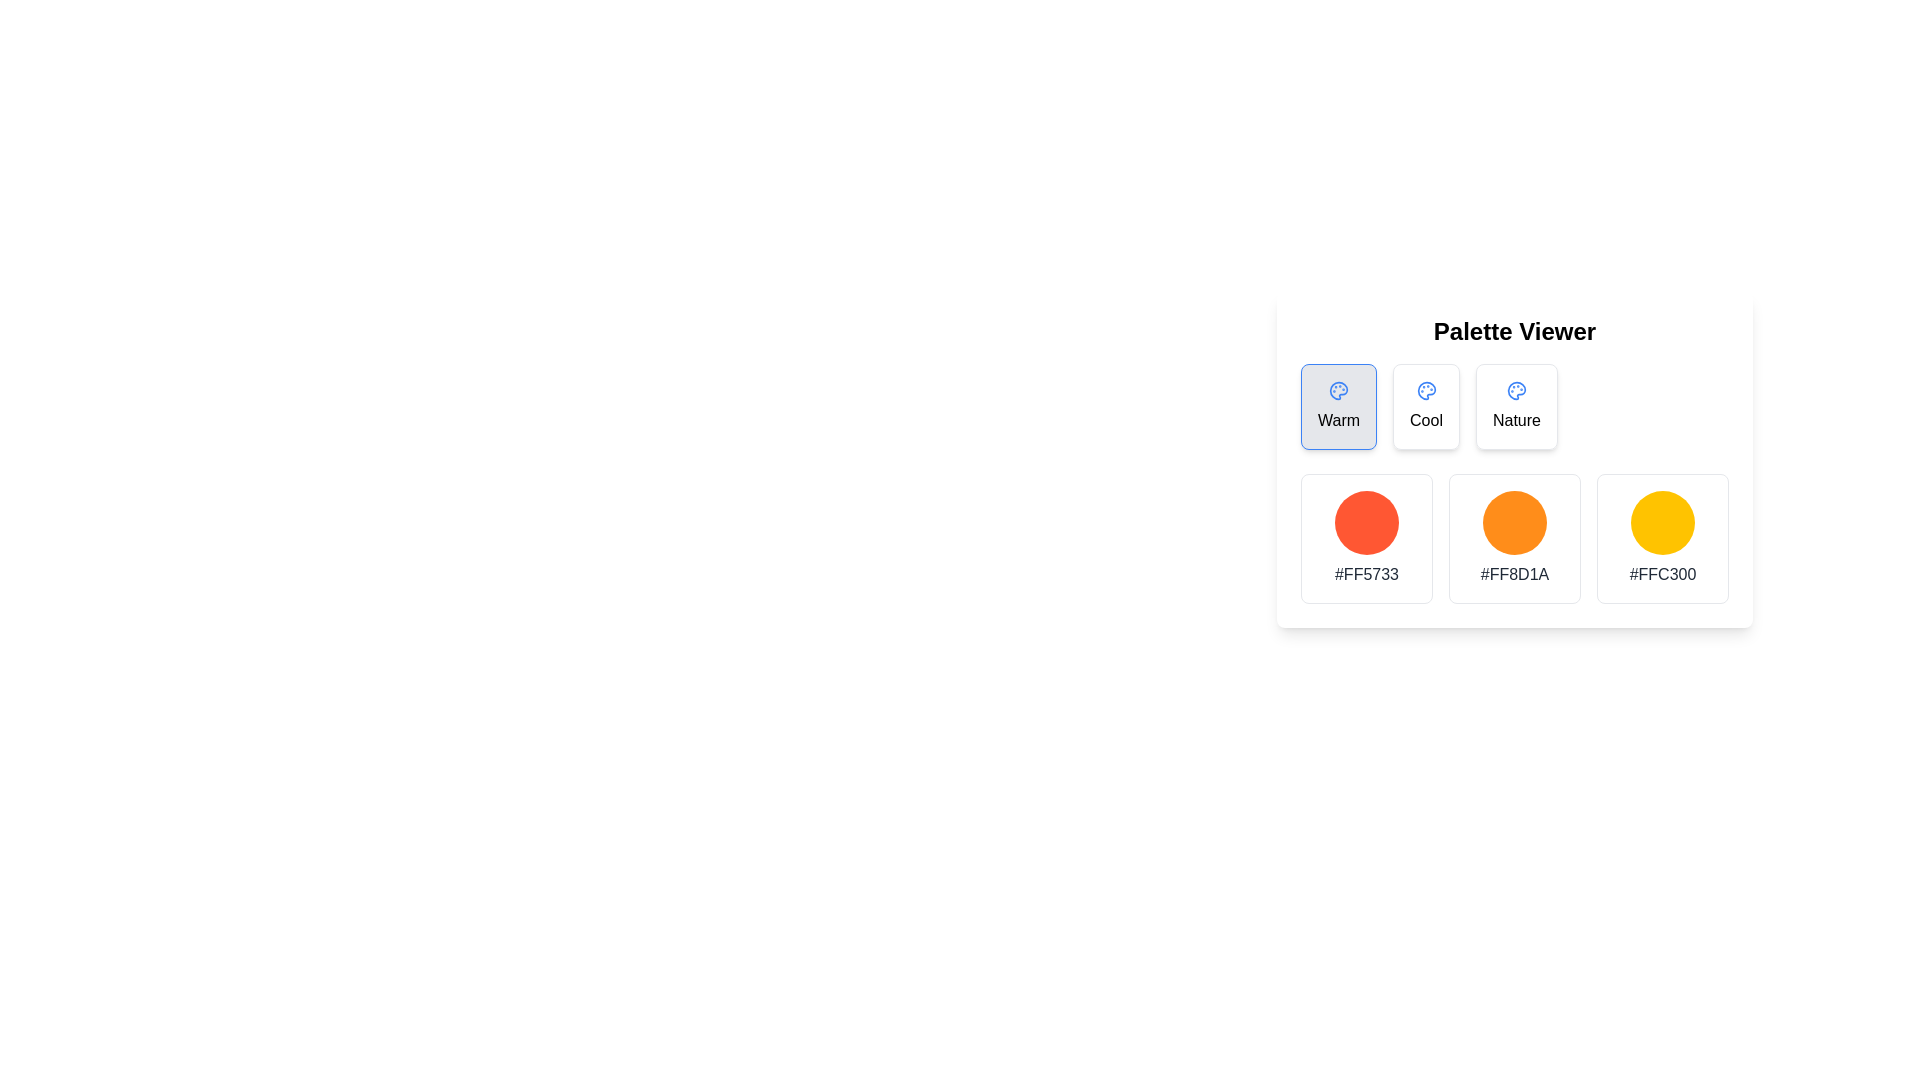 The height and width of the screenshot is (1080, 1920). What do you see at coordinates (1515, 574) in the screenshot?
I see `text displayed in the Label/Text element showing '#FF8D1A', which is centrally aligned below the colored circle in the second column of the color palette area` at bounding box center [1515, 574].